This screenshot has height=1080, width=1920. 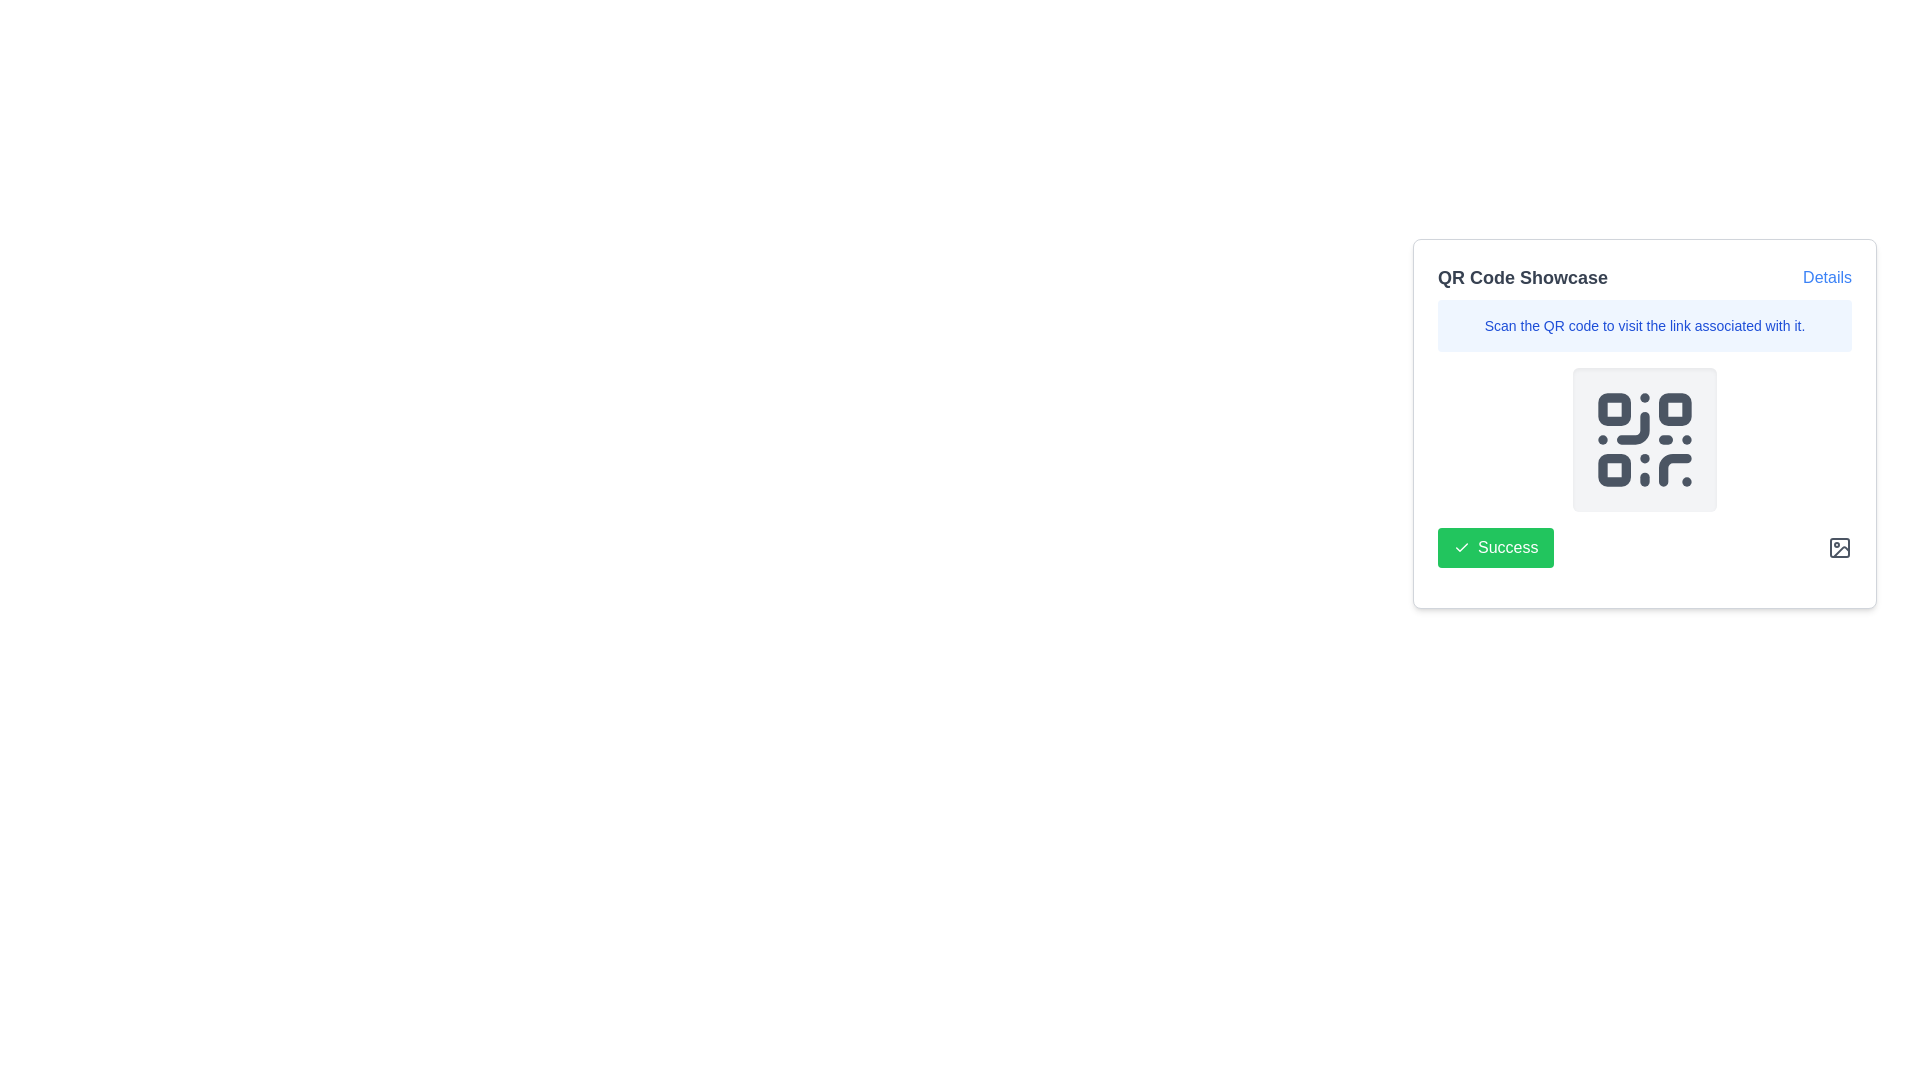 What do you see at coordinates (1462, 547) in the screenshot?
I see `the green checkmark icon located on the left side of the 'Success' button within the 'QR Code Showcase' card interface` at bounding box center [1462, 547].